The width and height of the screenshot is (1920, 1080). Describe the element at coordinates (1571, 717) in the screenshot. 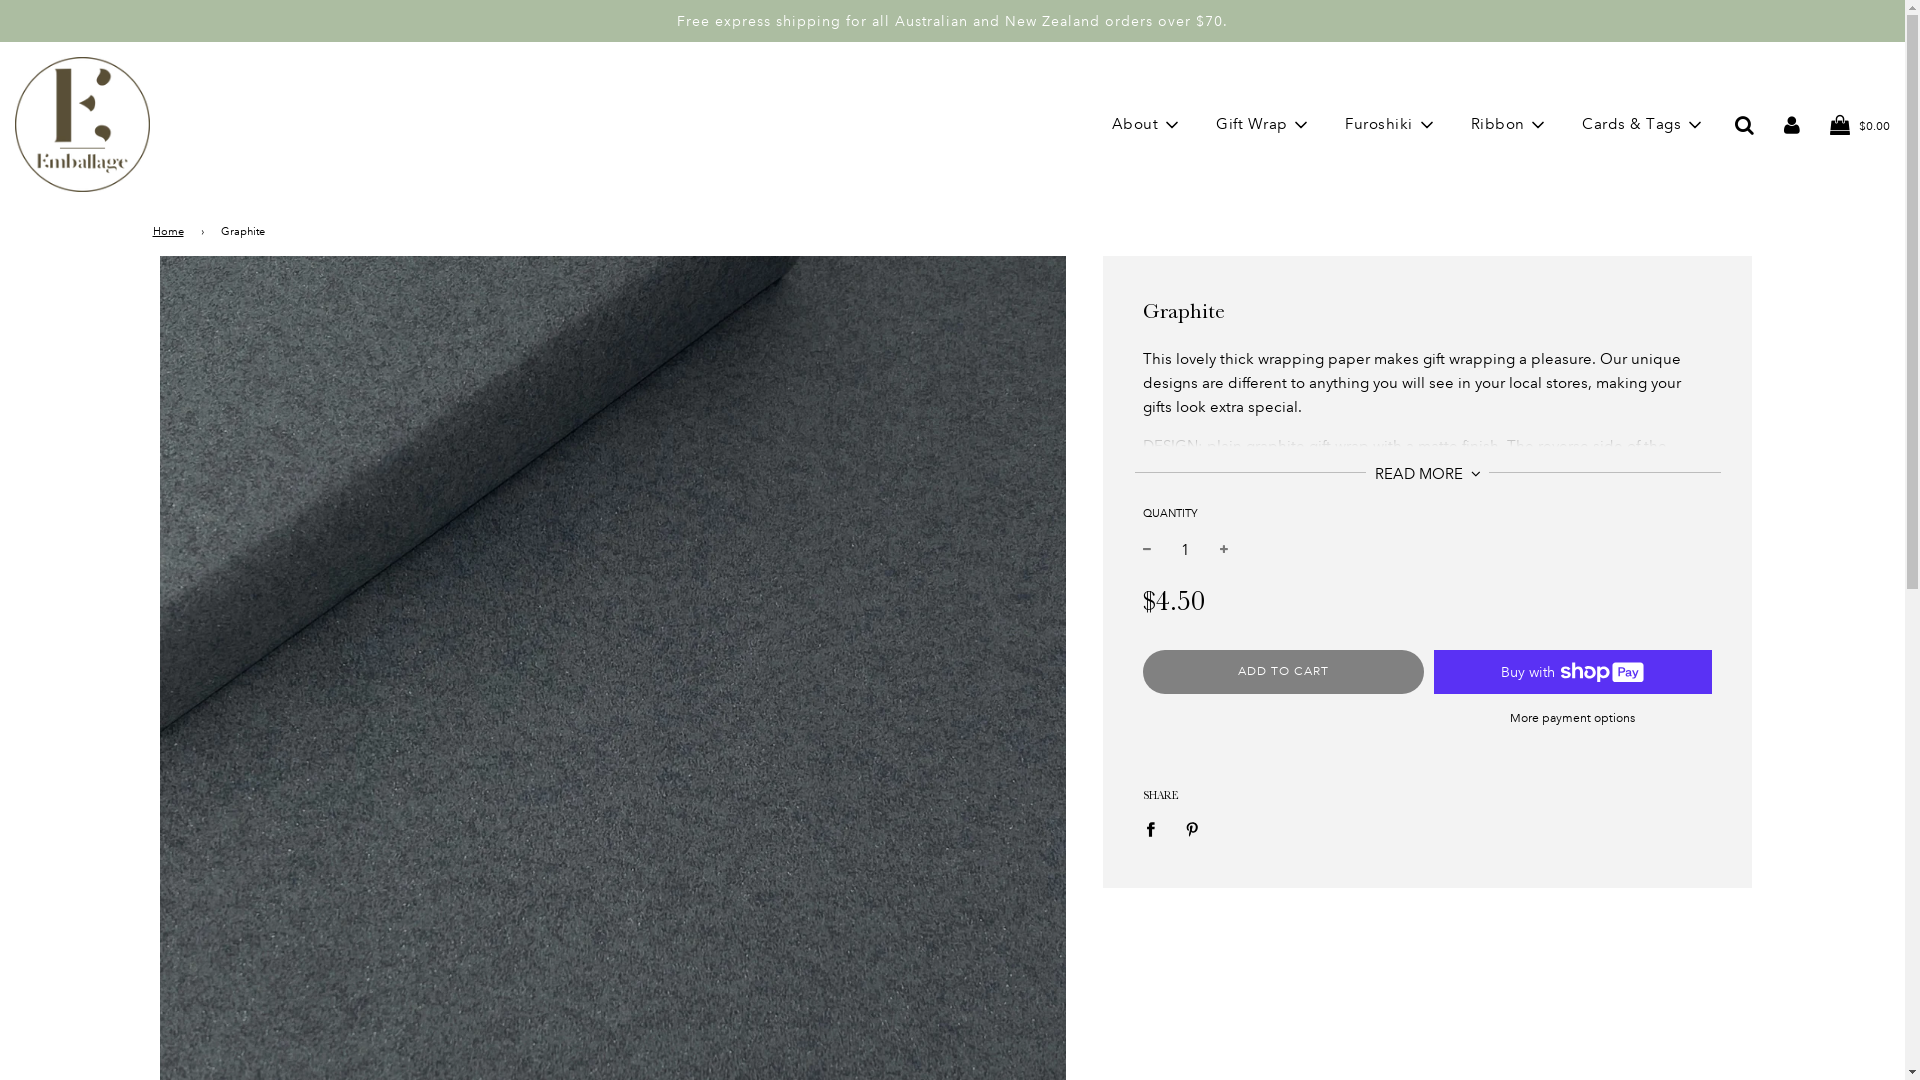

I see `'More payment options'` at that location.